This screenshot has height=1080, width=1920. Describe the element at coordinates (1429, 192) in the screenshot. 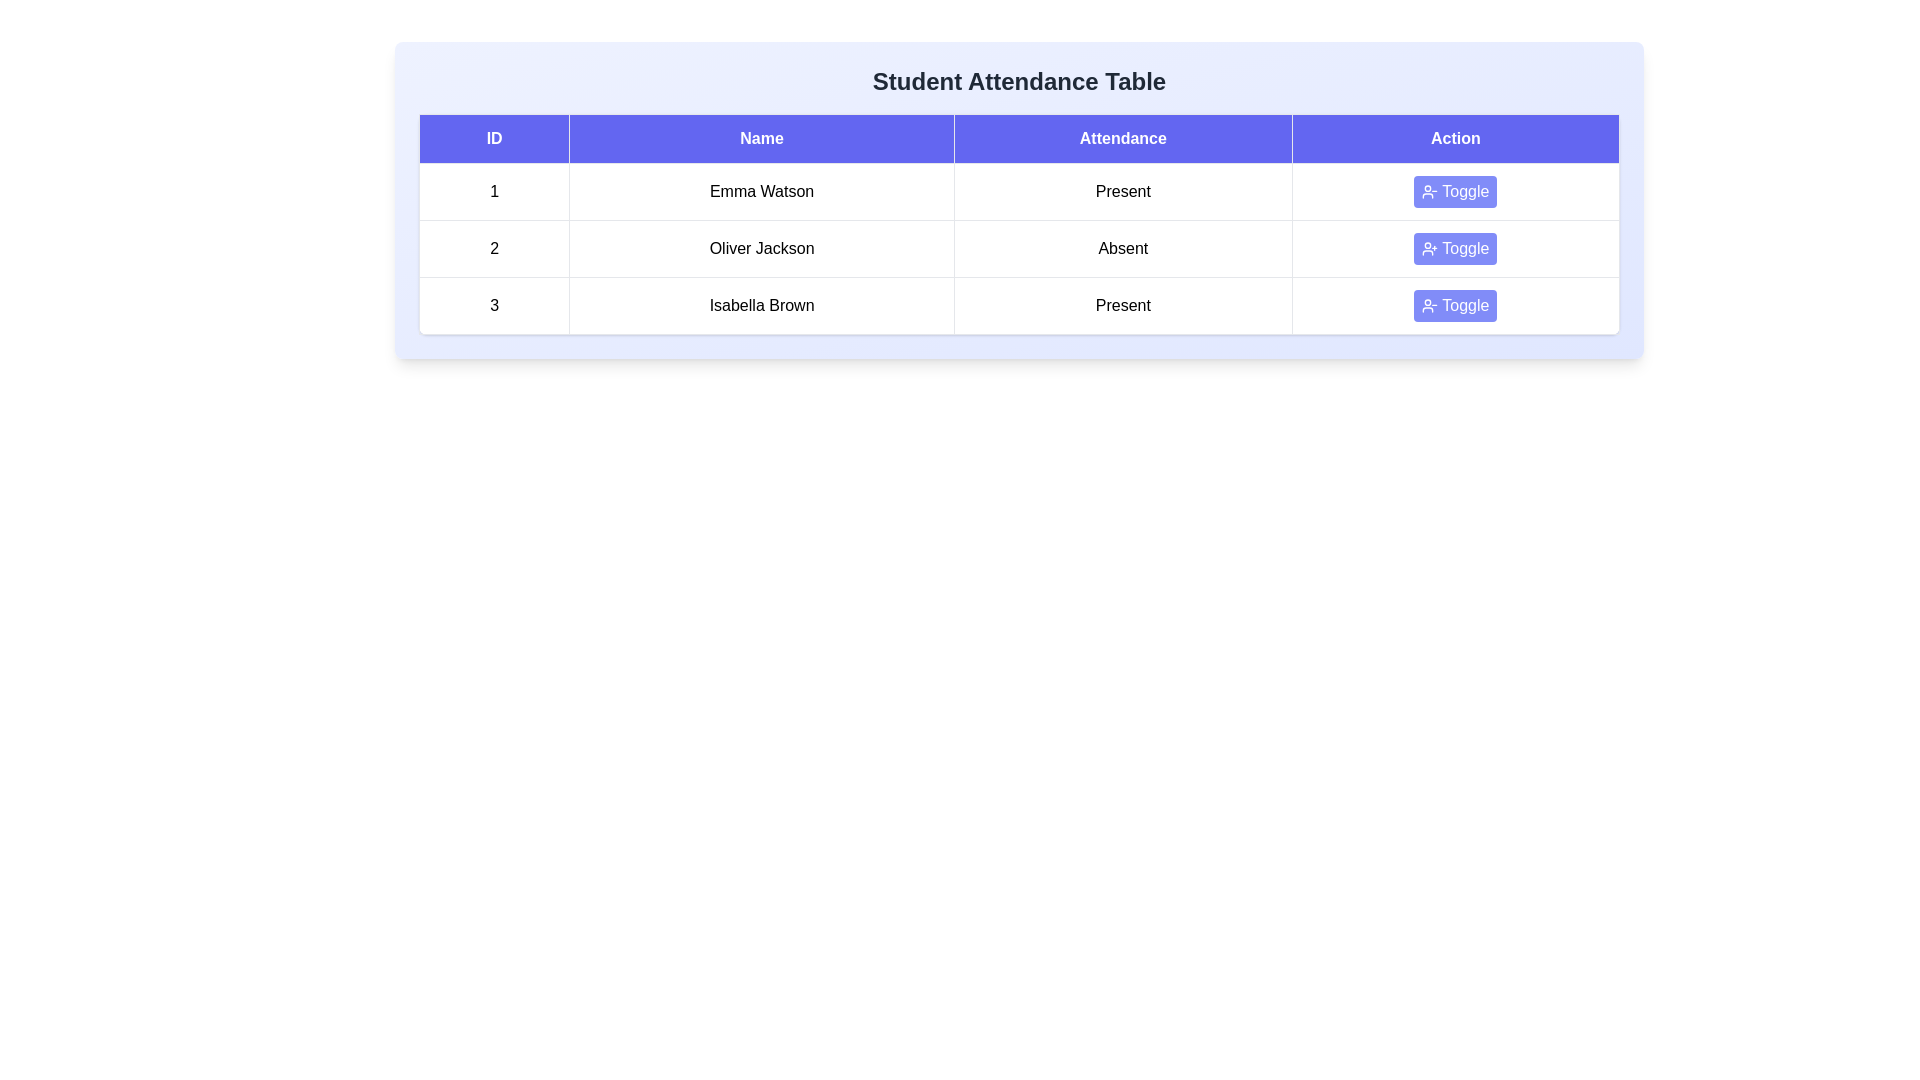

I see `tooltip or description of the user-minus icon within the first 'Toggle' button in the 'Action' column of the table, associated with the first row of data` at that location.